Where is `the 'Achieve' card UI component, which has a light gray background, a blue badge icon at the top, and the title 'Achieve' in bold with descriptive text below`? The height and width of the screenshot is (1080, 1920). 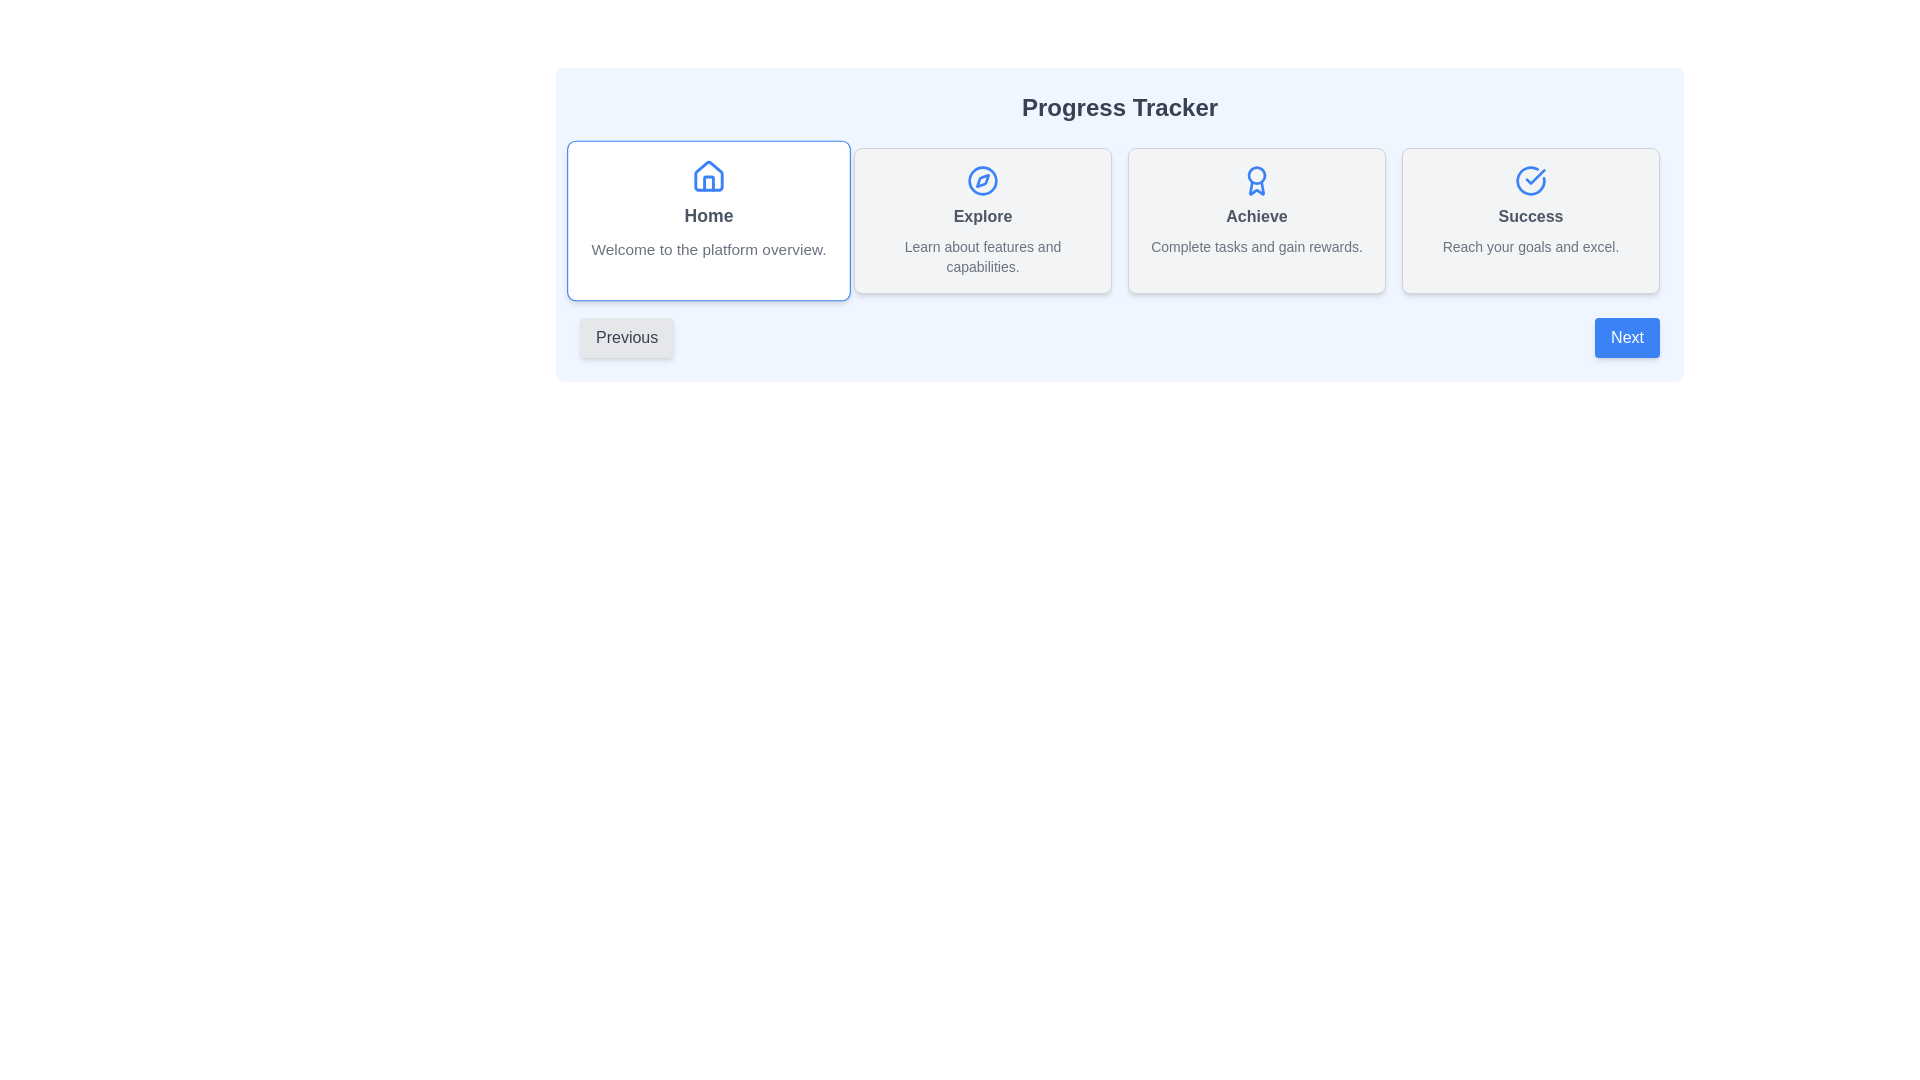 the 'Achieve' card UI component, which has a light gray background, a blue badge icon at the top, and the title 'Achieve' in bold with descriptive text below is located at coordinates (1256, 220).